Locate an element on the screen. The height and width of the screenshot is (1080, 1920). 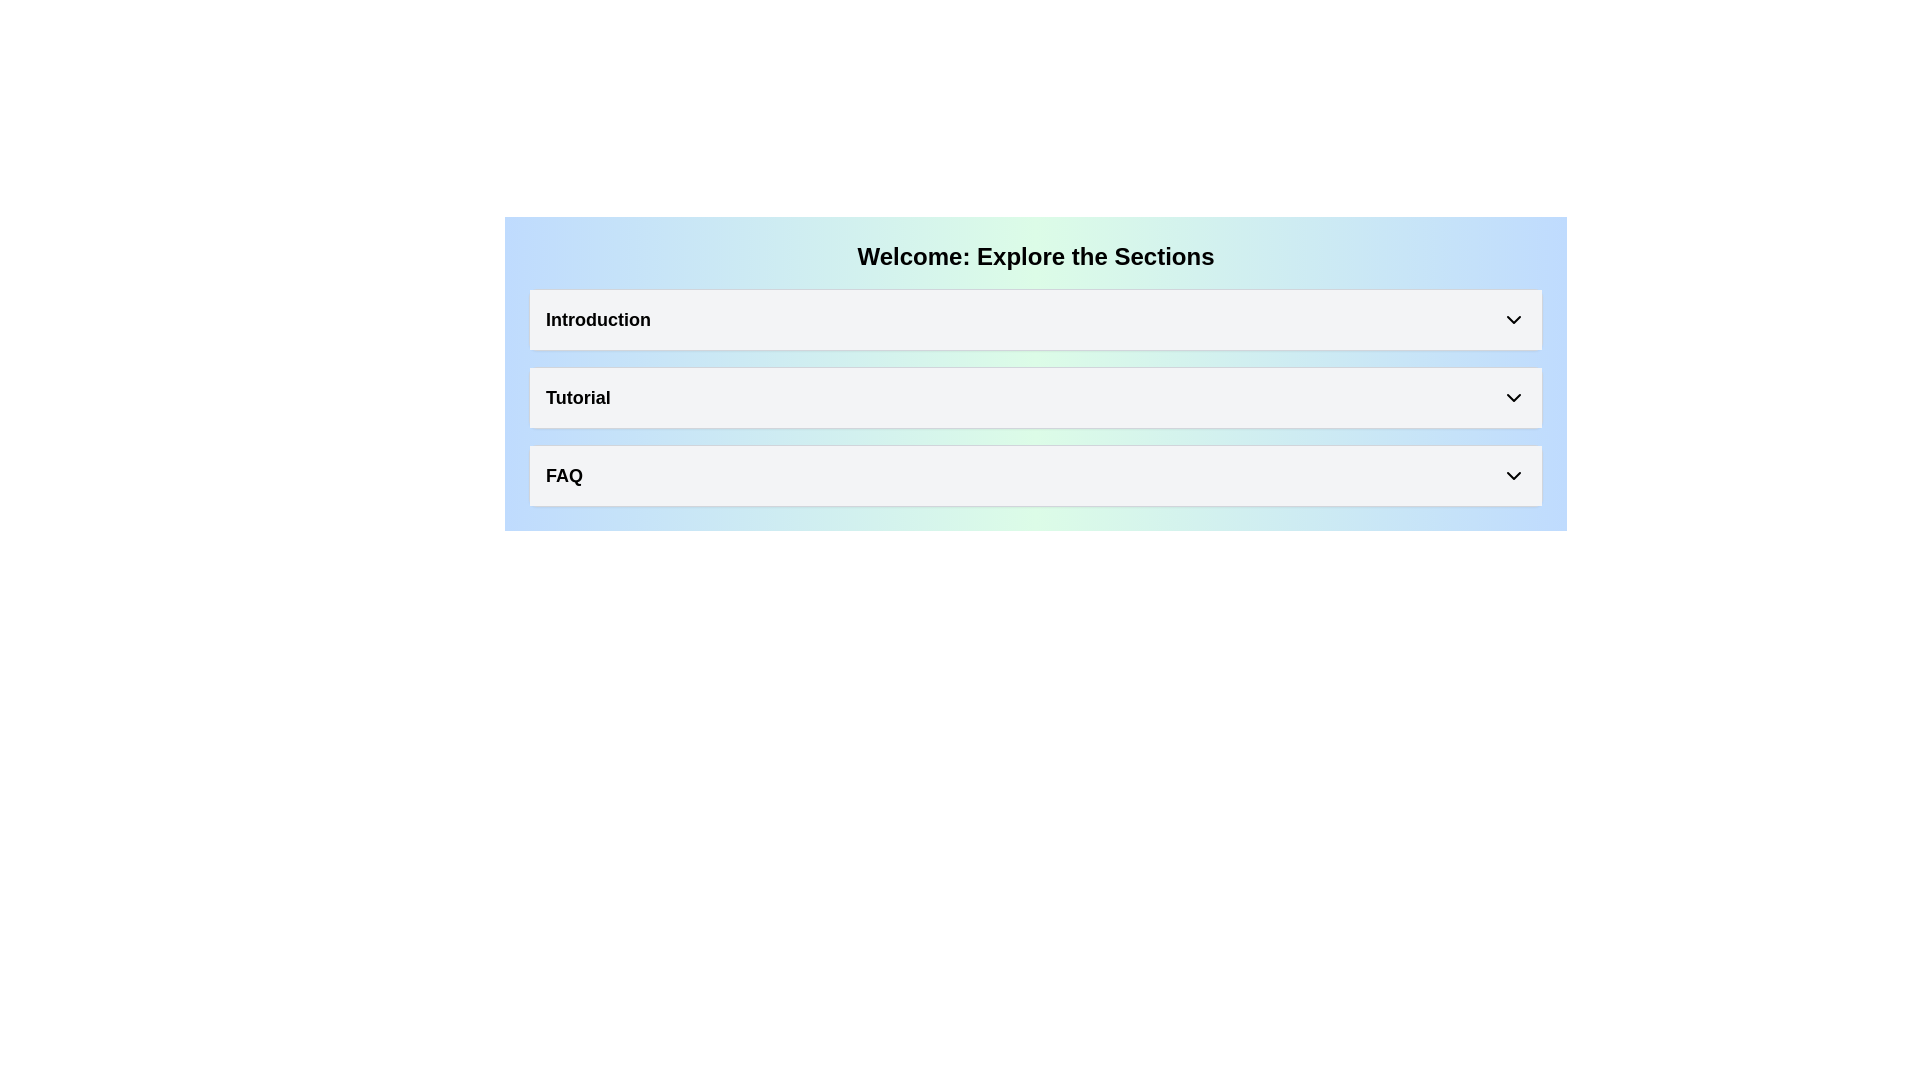
the chevron-down icon styled with a black outline on a light gray button background, located near the right edge of the 'FAQ' button is located at coordinates (1513, 475).